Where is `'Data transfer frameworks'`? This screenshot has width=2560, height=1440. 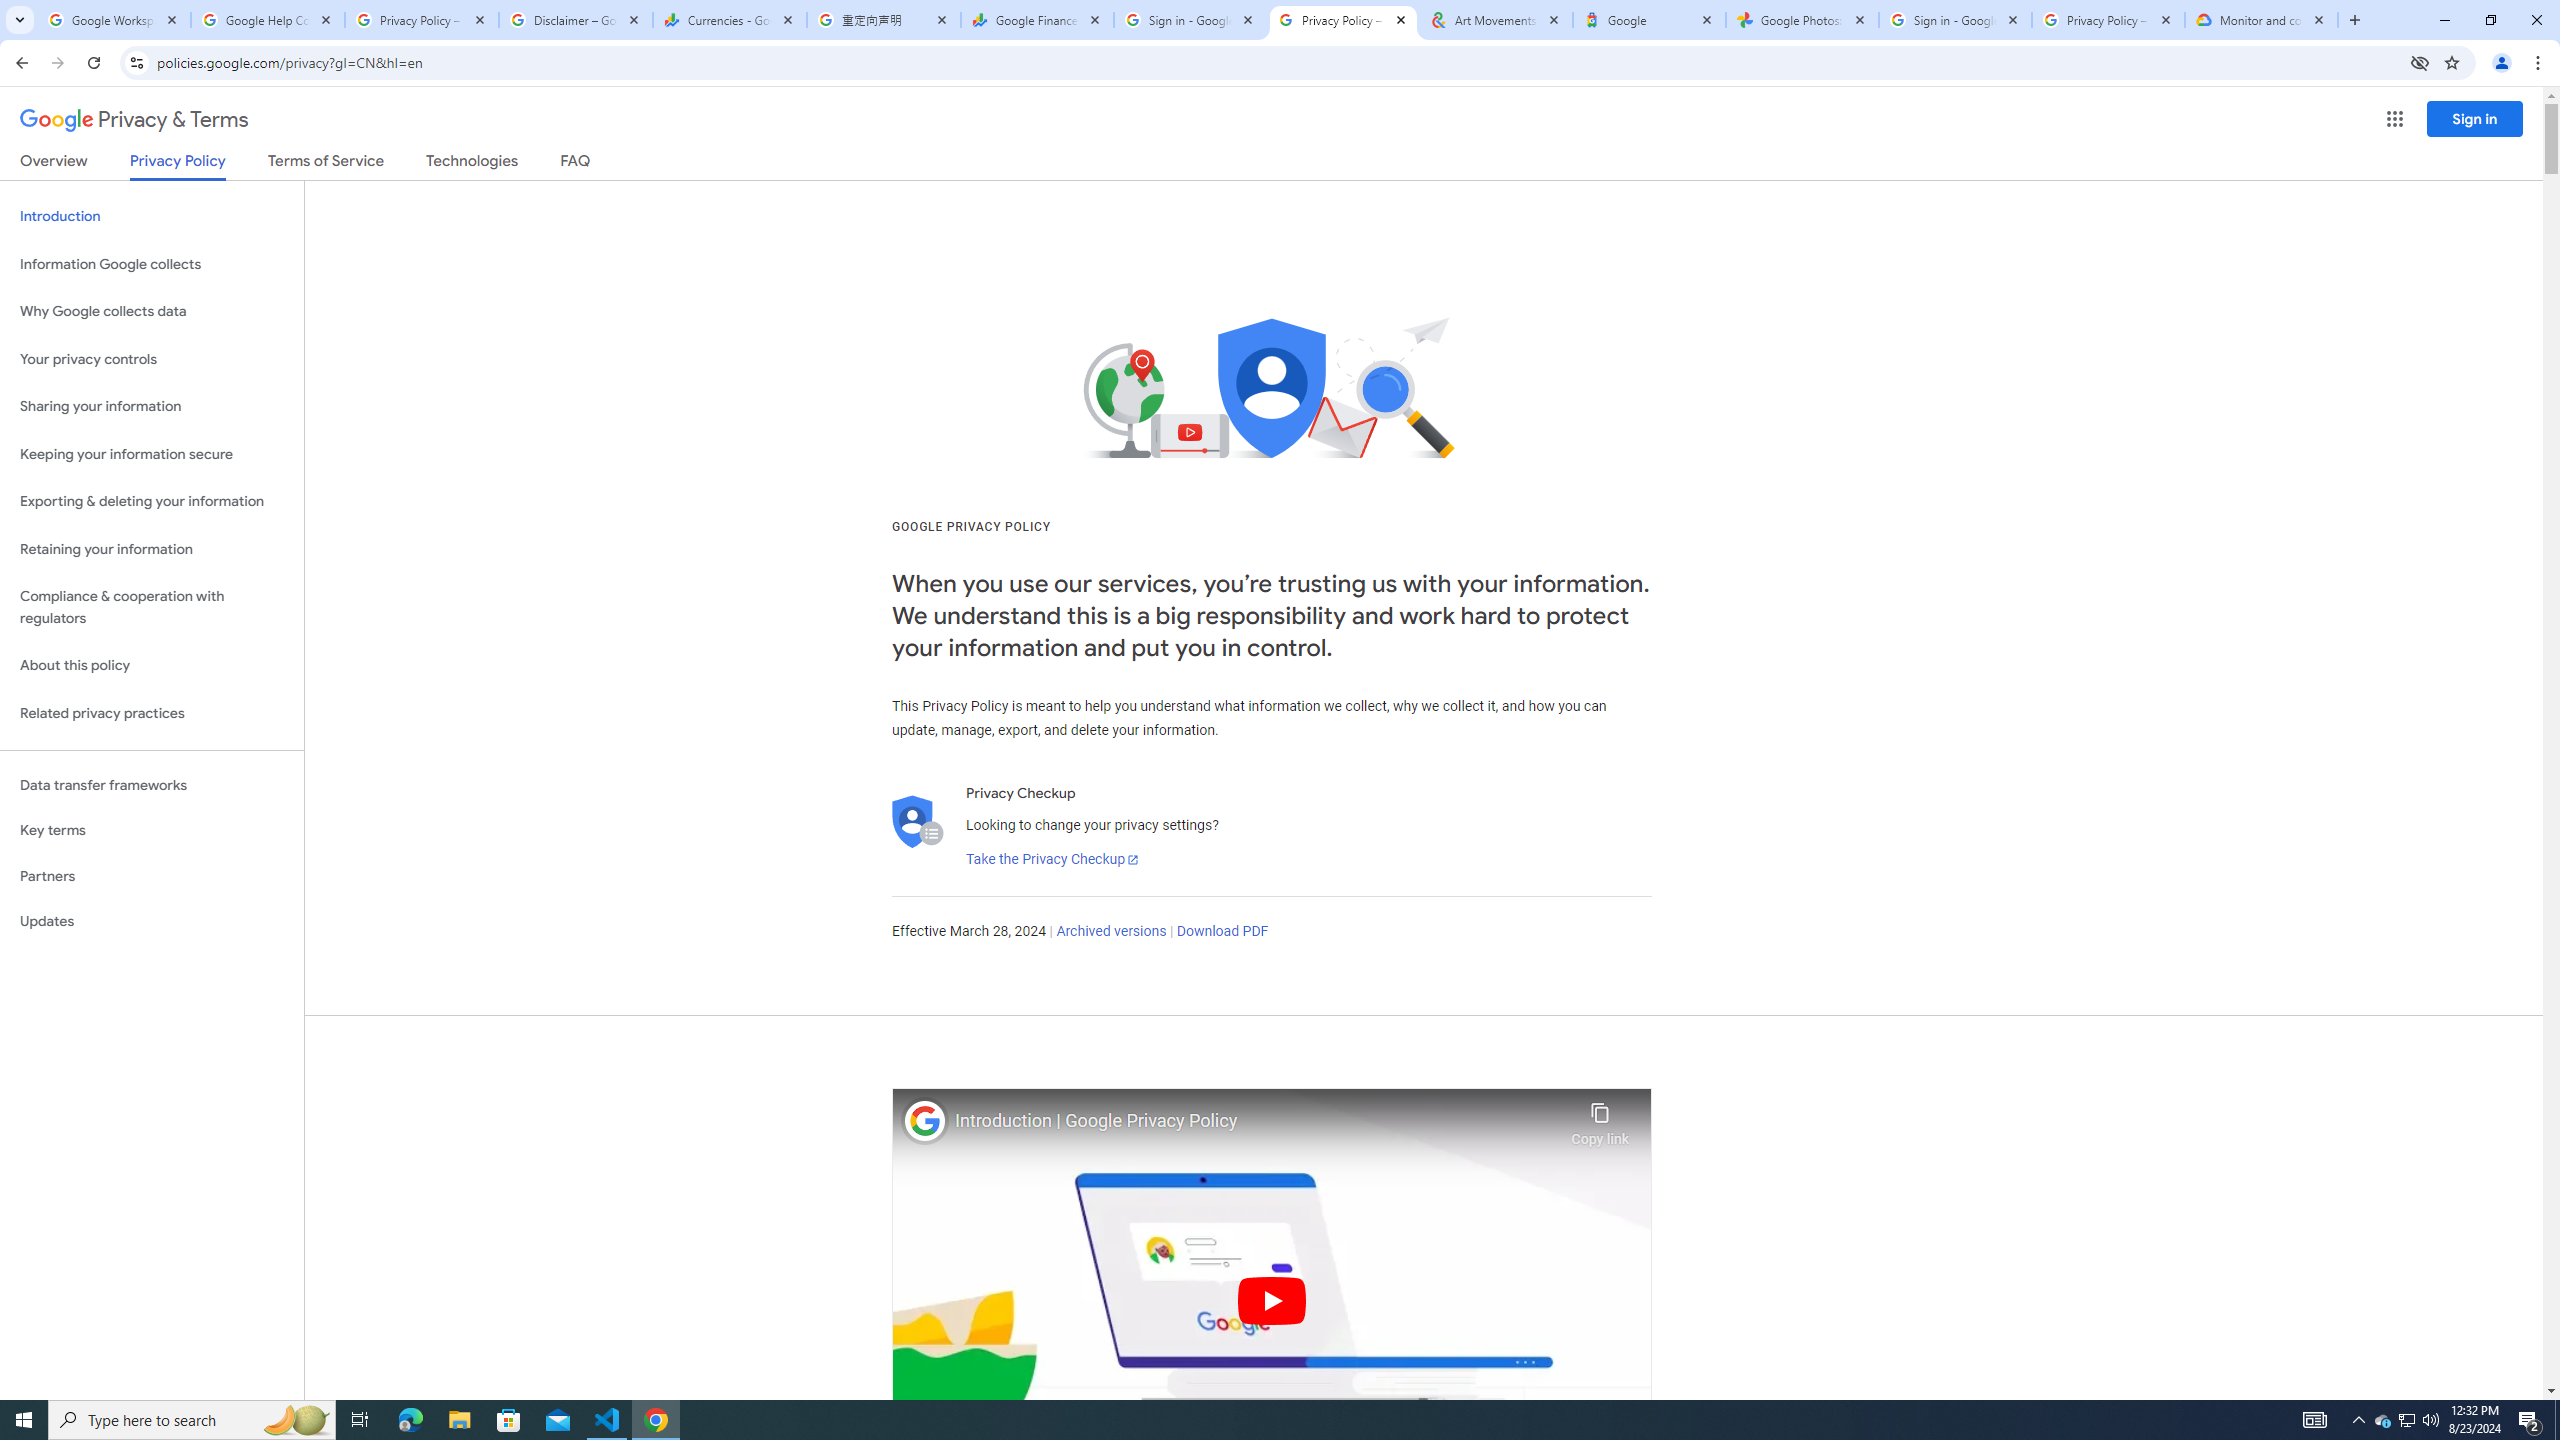
'Data transfer frameworks' is located at coordinates (151, 785).